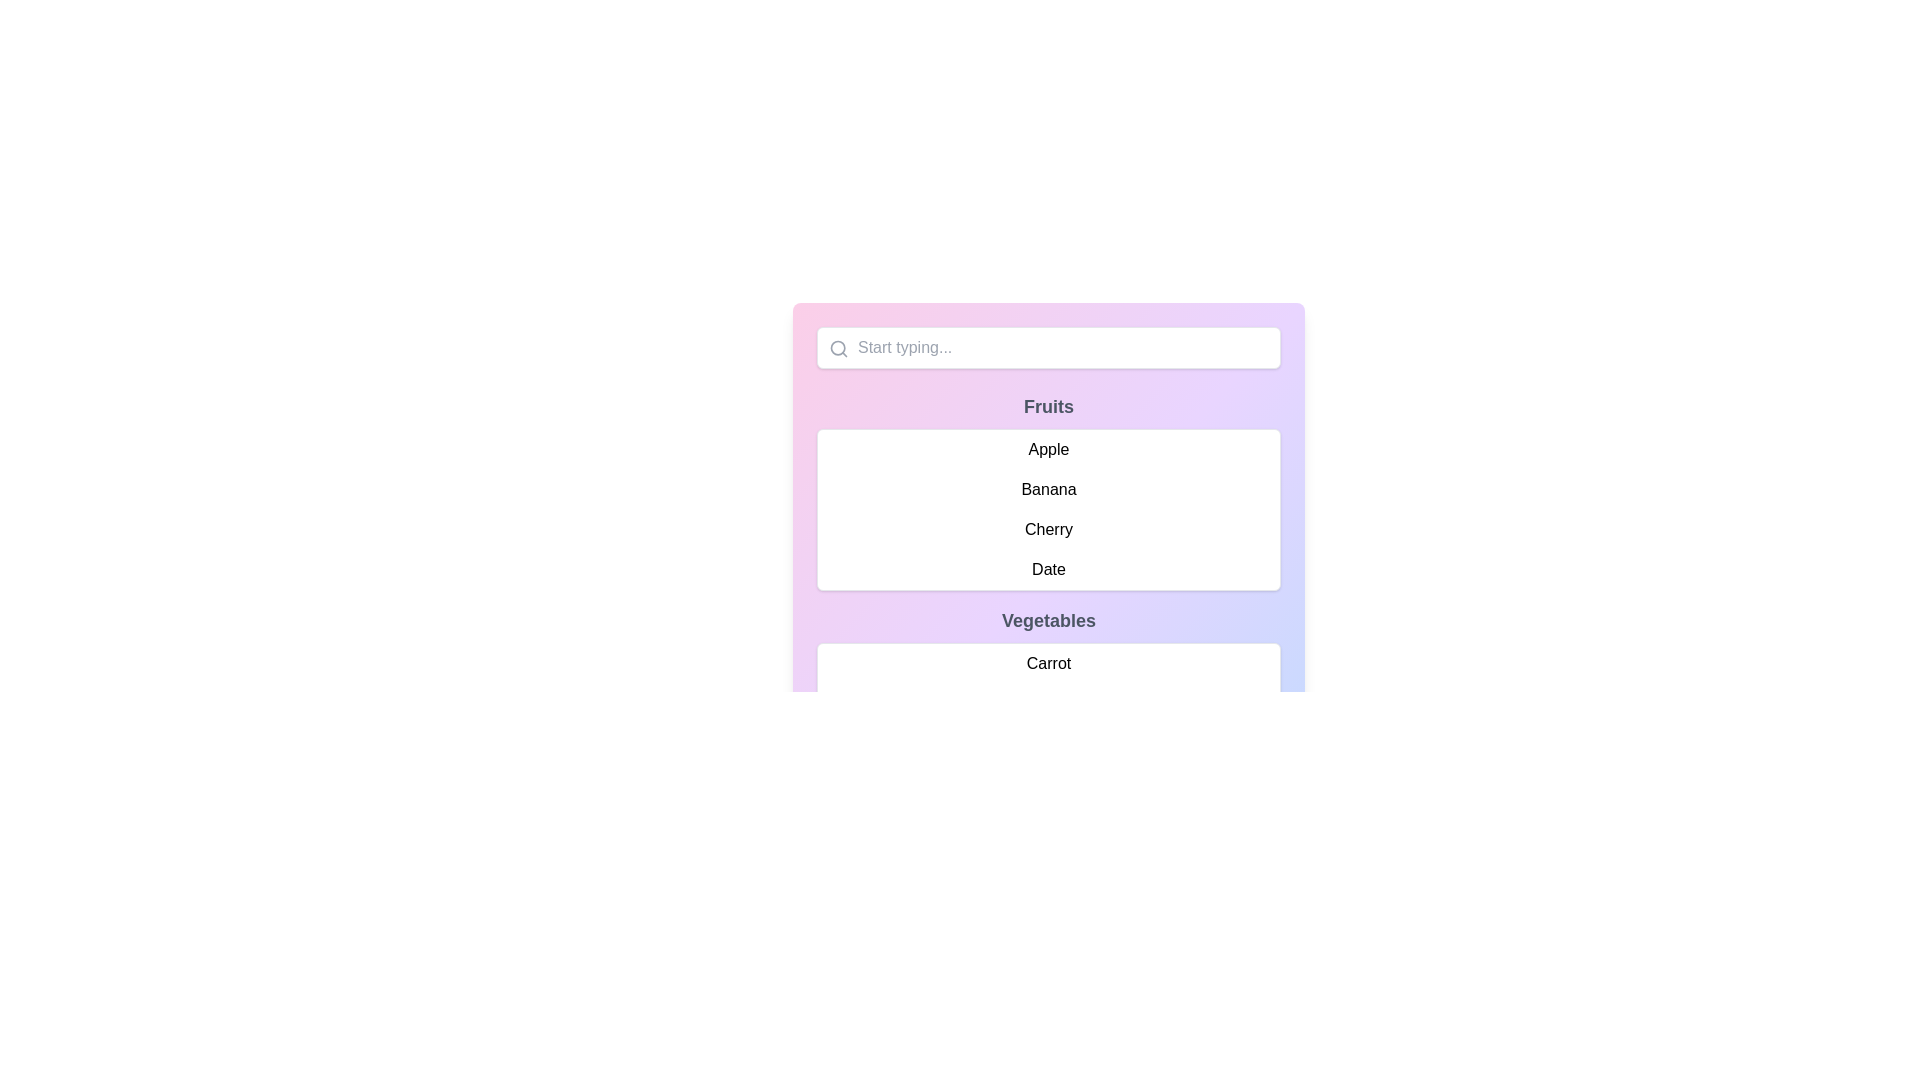 This screenshot has width=1920, height=1080. Describe the element at coordinates (1048, 489) in the screenshot. I see `the selectable text item 'Banana' in the Fruits list` at that location.